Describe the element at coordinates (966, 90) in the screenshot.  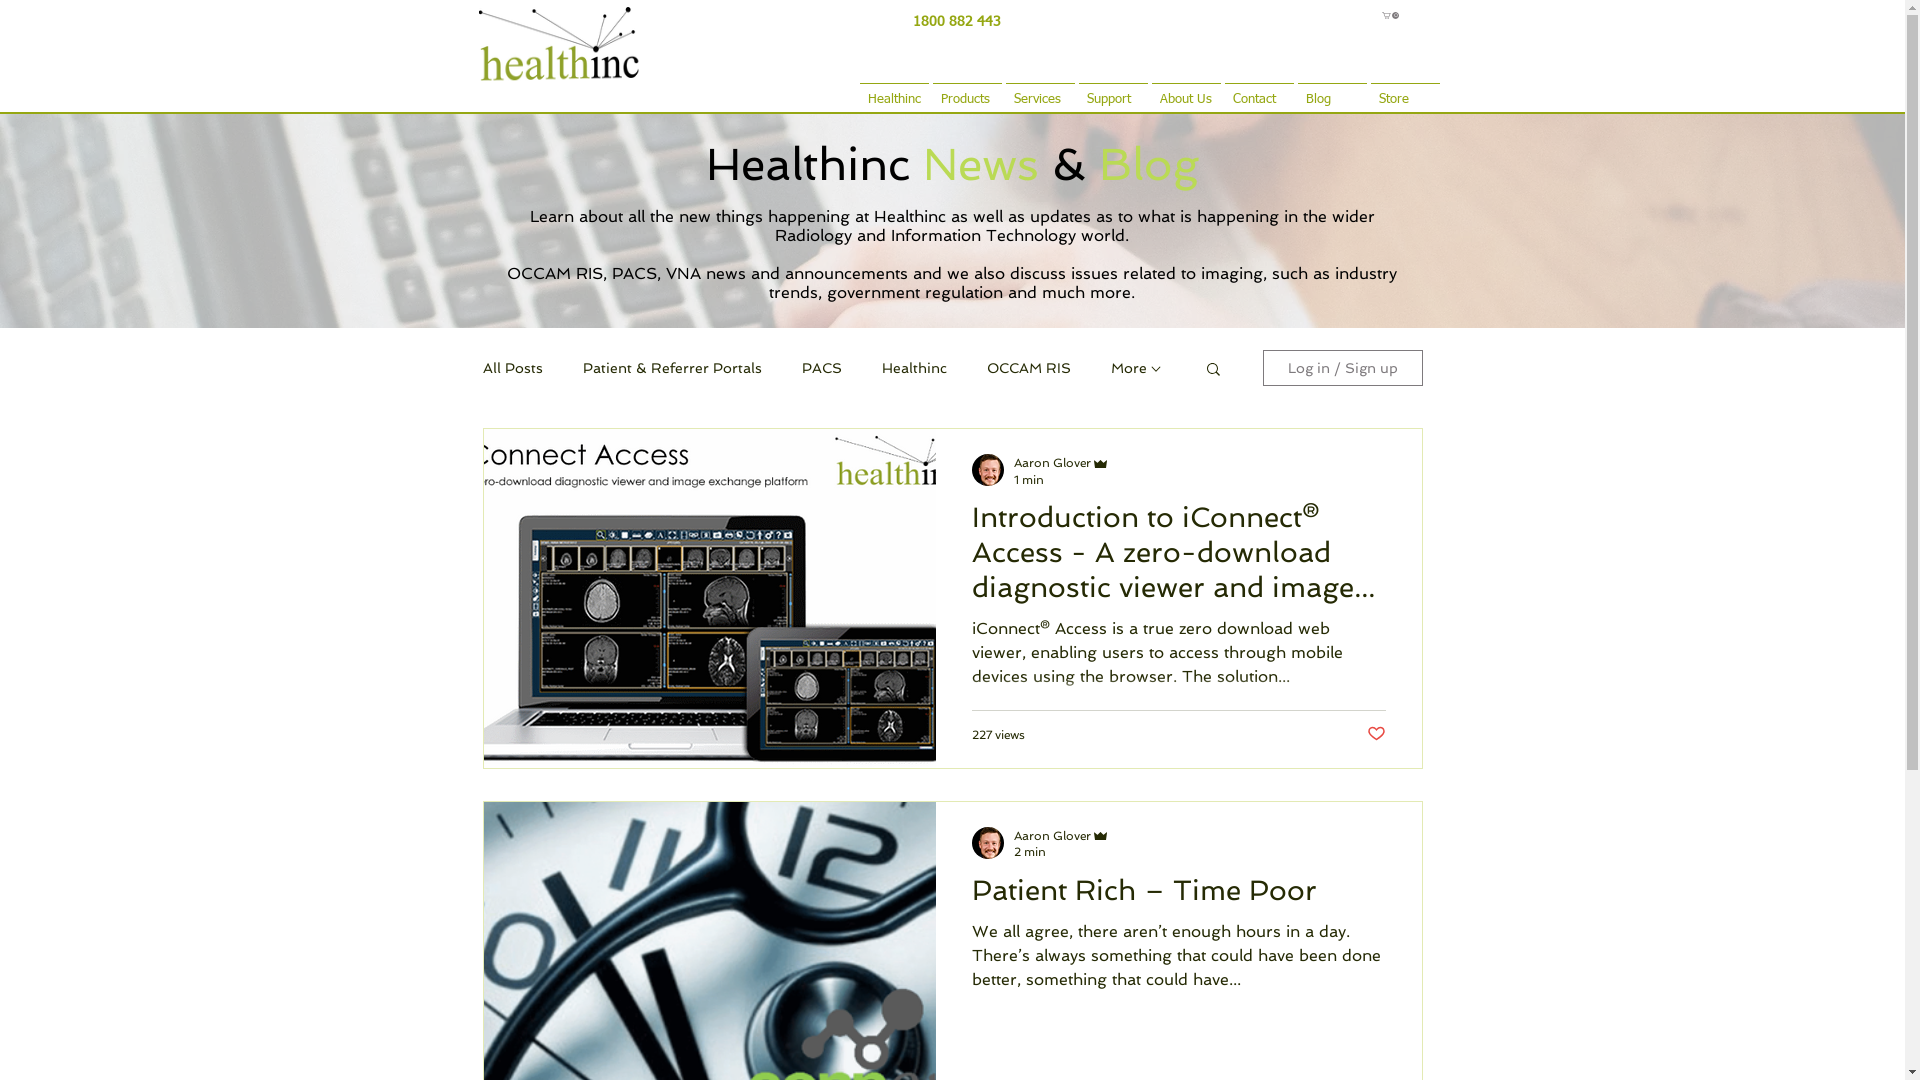
I see `'Products'` at that location.